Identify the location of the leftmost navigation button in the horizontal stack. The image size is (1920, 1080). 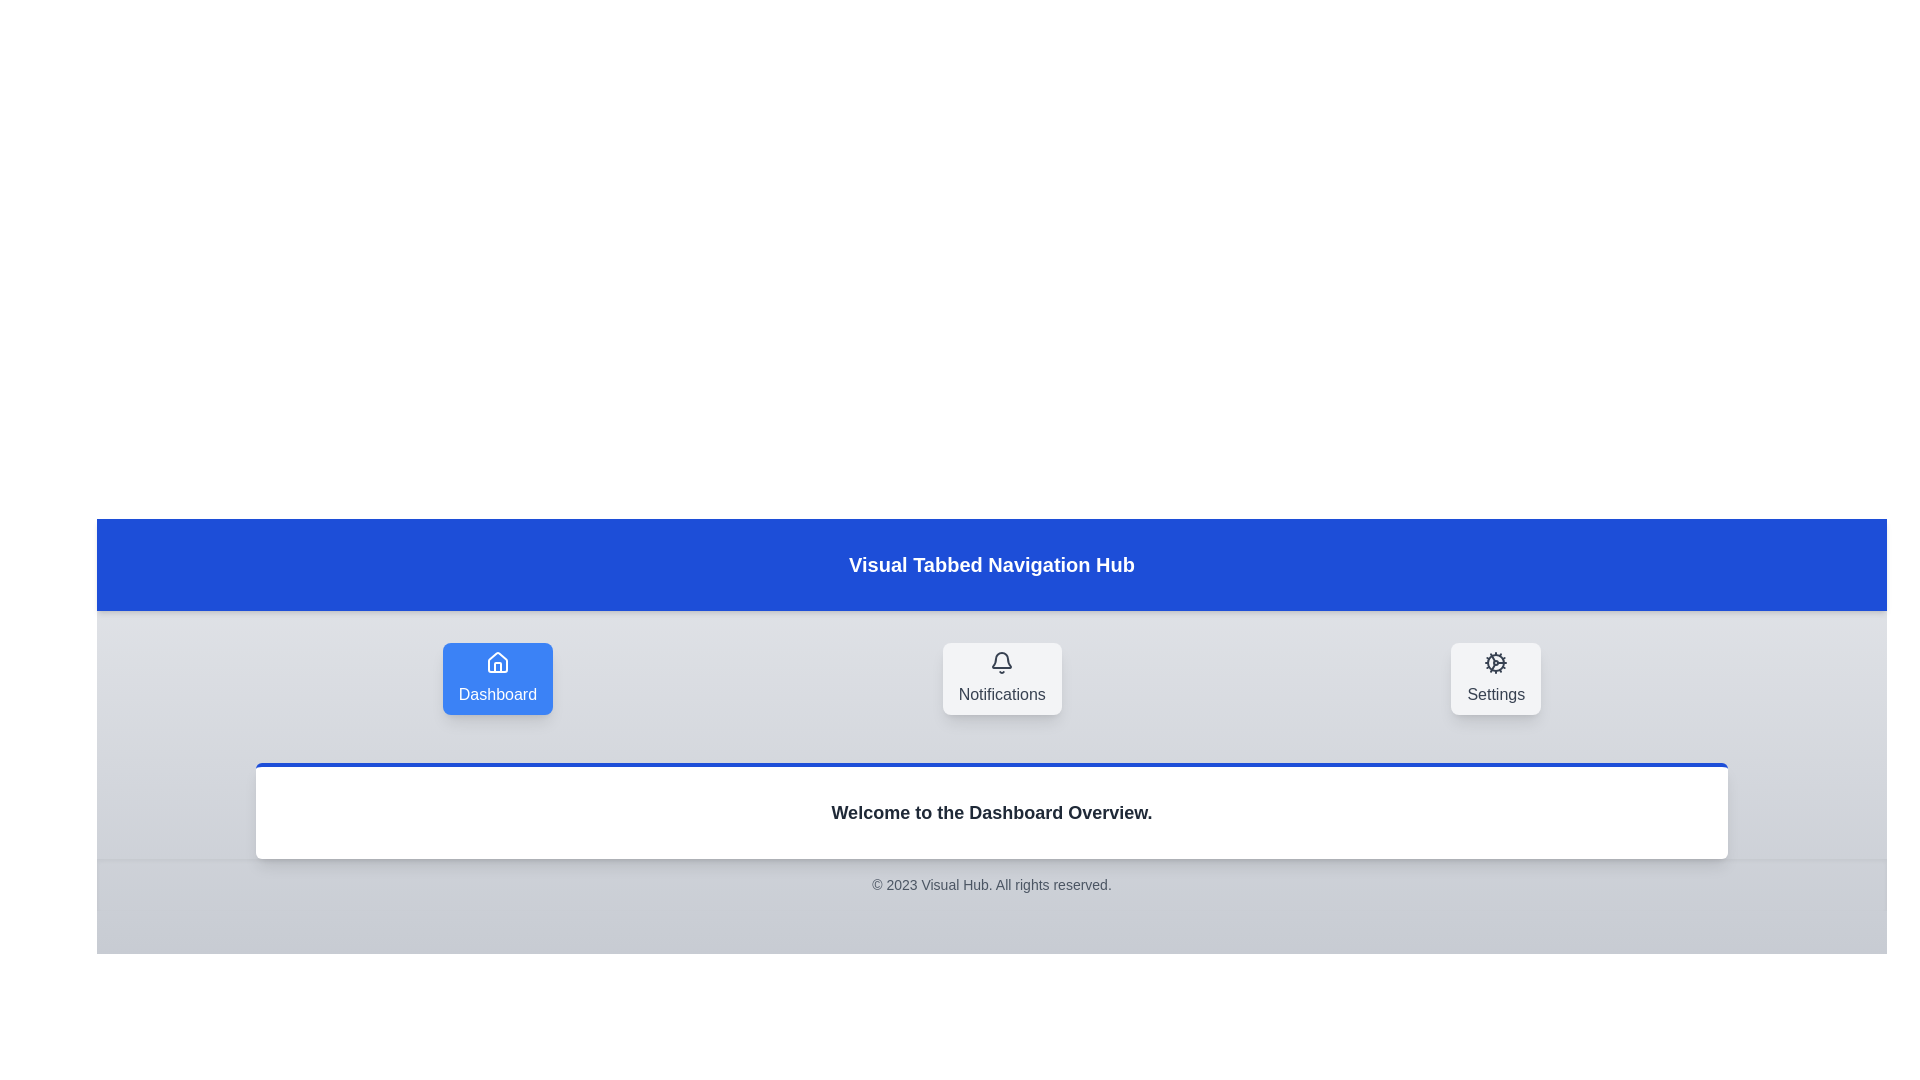
(497, 677).